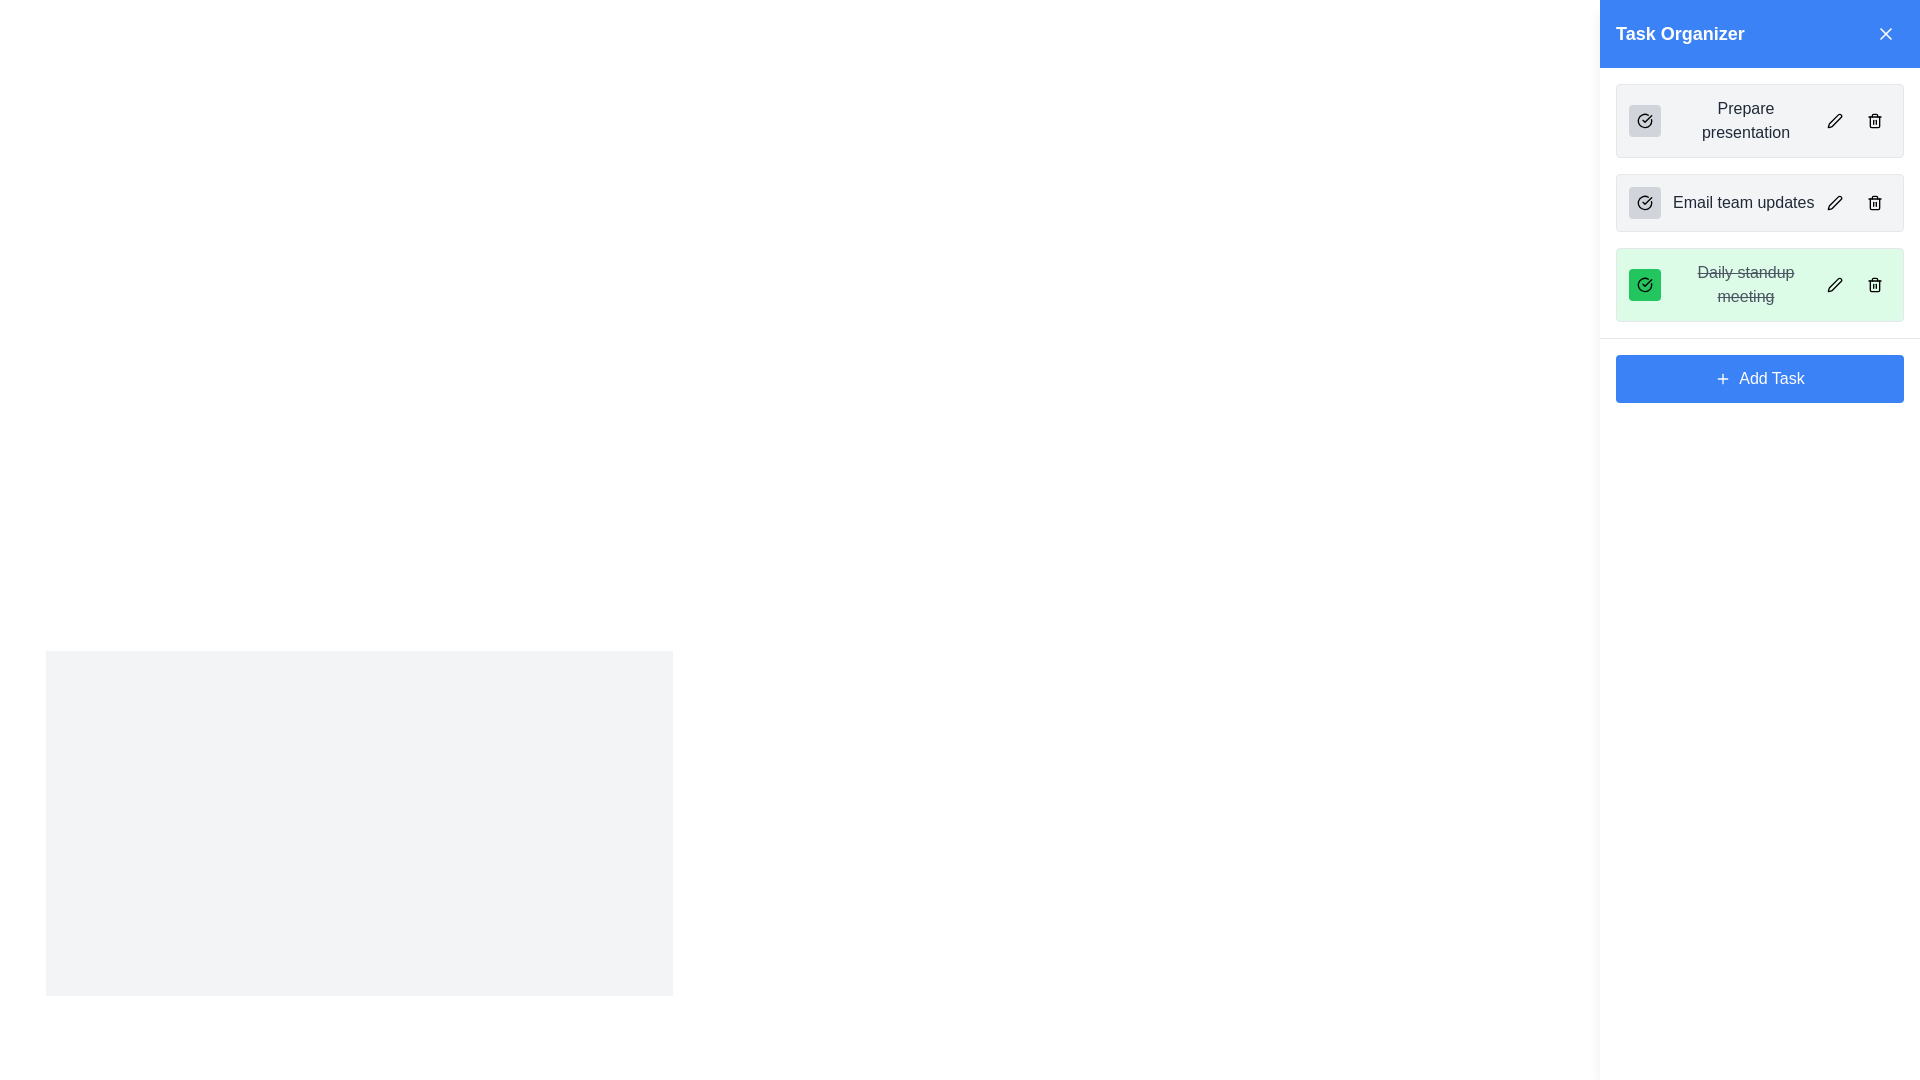 This screenshot has width=1920, height=1080. I want to click on the trash can icon button located in the 'Task Organizer' panel in the last column of the 'Daily standup meeting' row, so click(1874, 203).